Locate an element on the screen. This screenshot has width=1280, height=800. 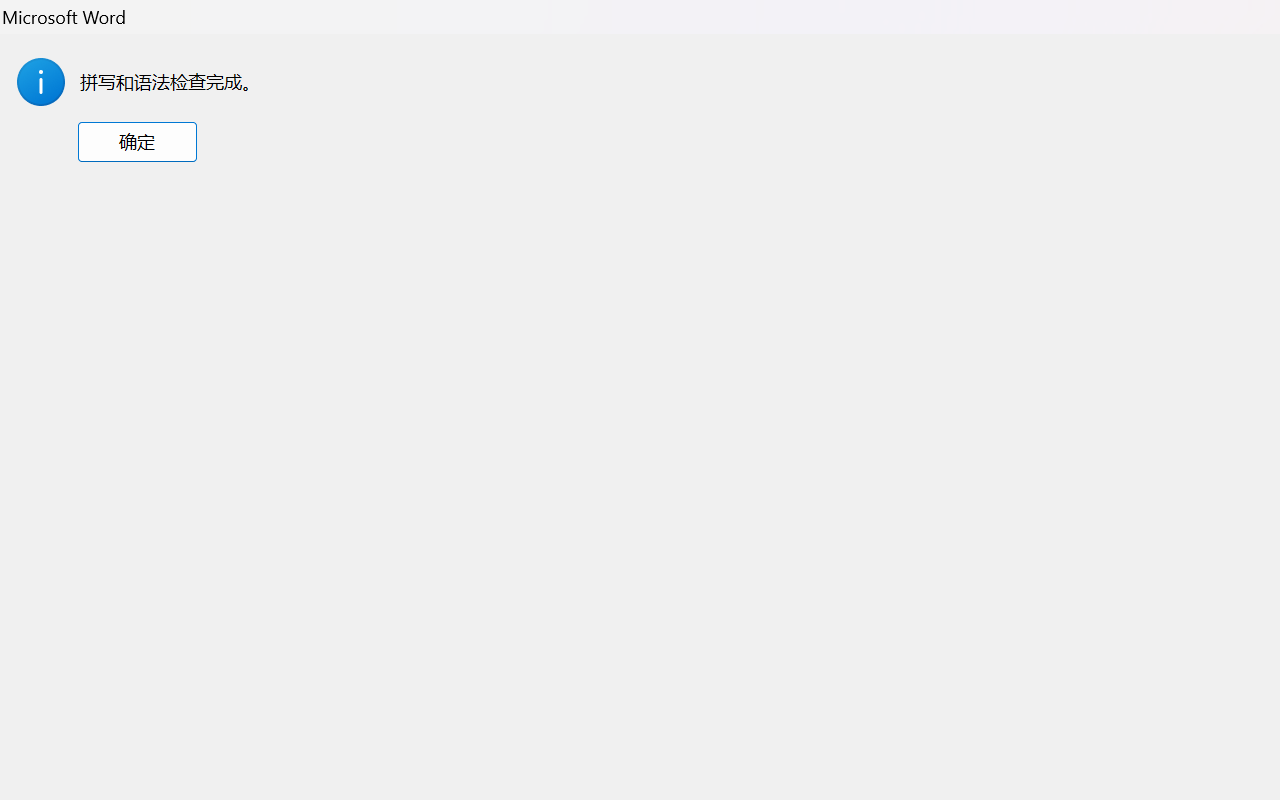
'Class: Static' is located at coordinates (40, 81).